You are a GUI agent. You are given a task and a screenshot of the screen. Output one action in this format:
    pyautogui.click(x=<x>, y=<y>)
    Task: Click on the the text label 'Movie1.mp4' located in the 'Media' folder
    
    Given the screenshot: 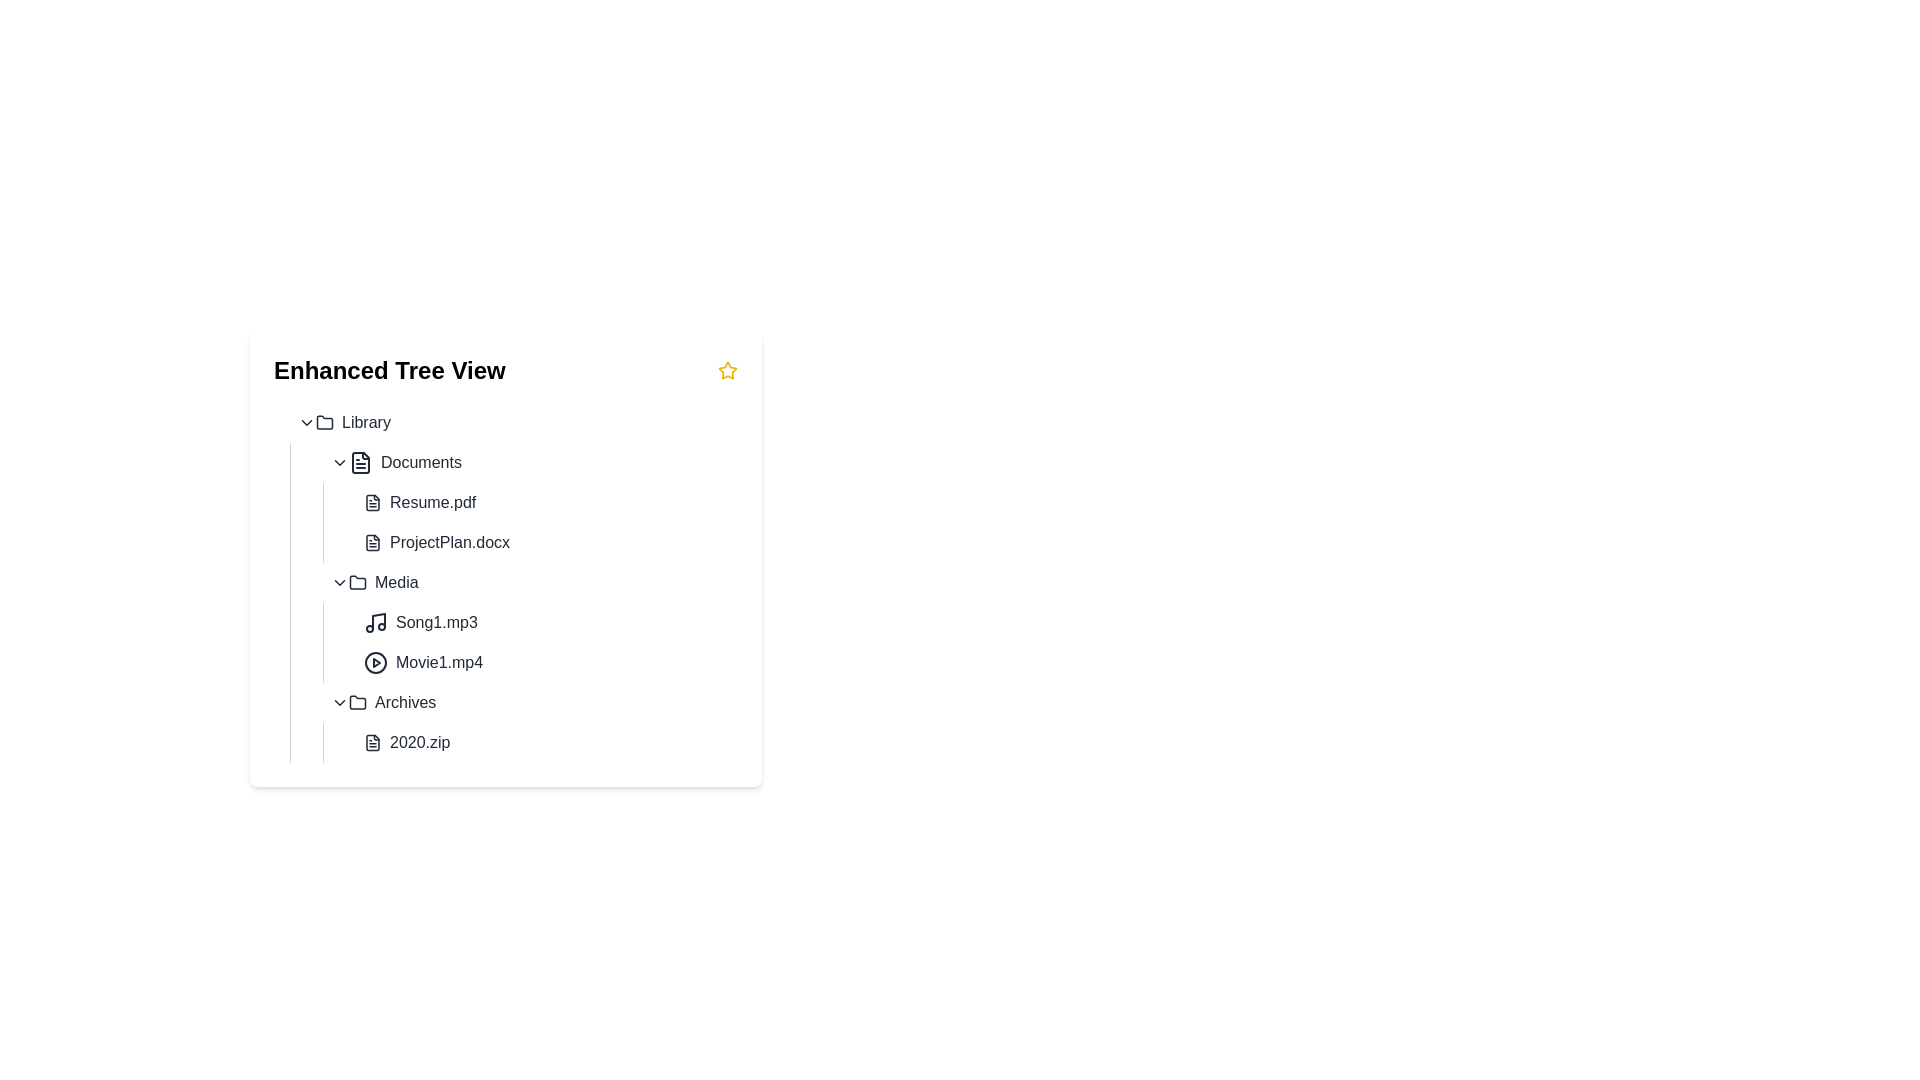 What is the action you would take?
    pyautogui.click(x=438, y=663)
    